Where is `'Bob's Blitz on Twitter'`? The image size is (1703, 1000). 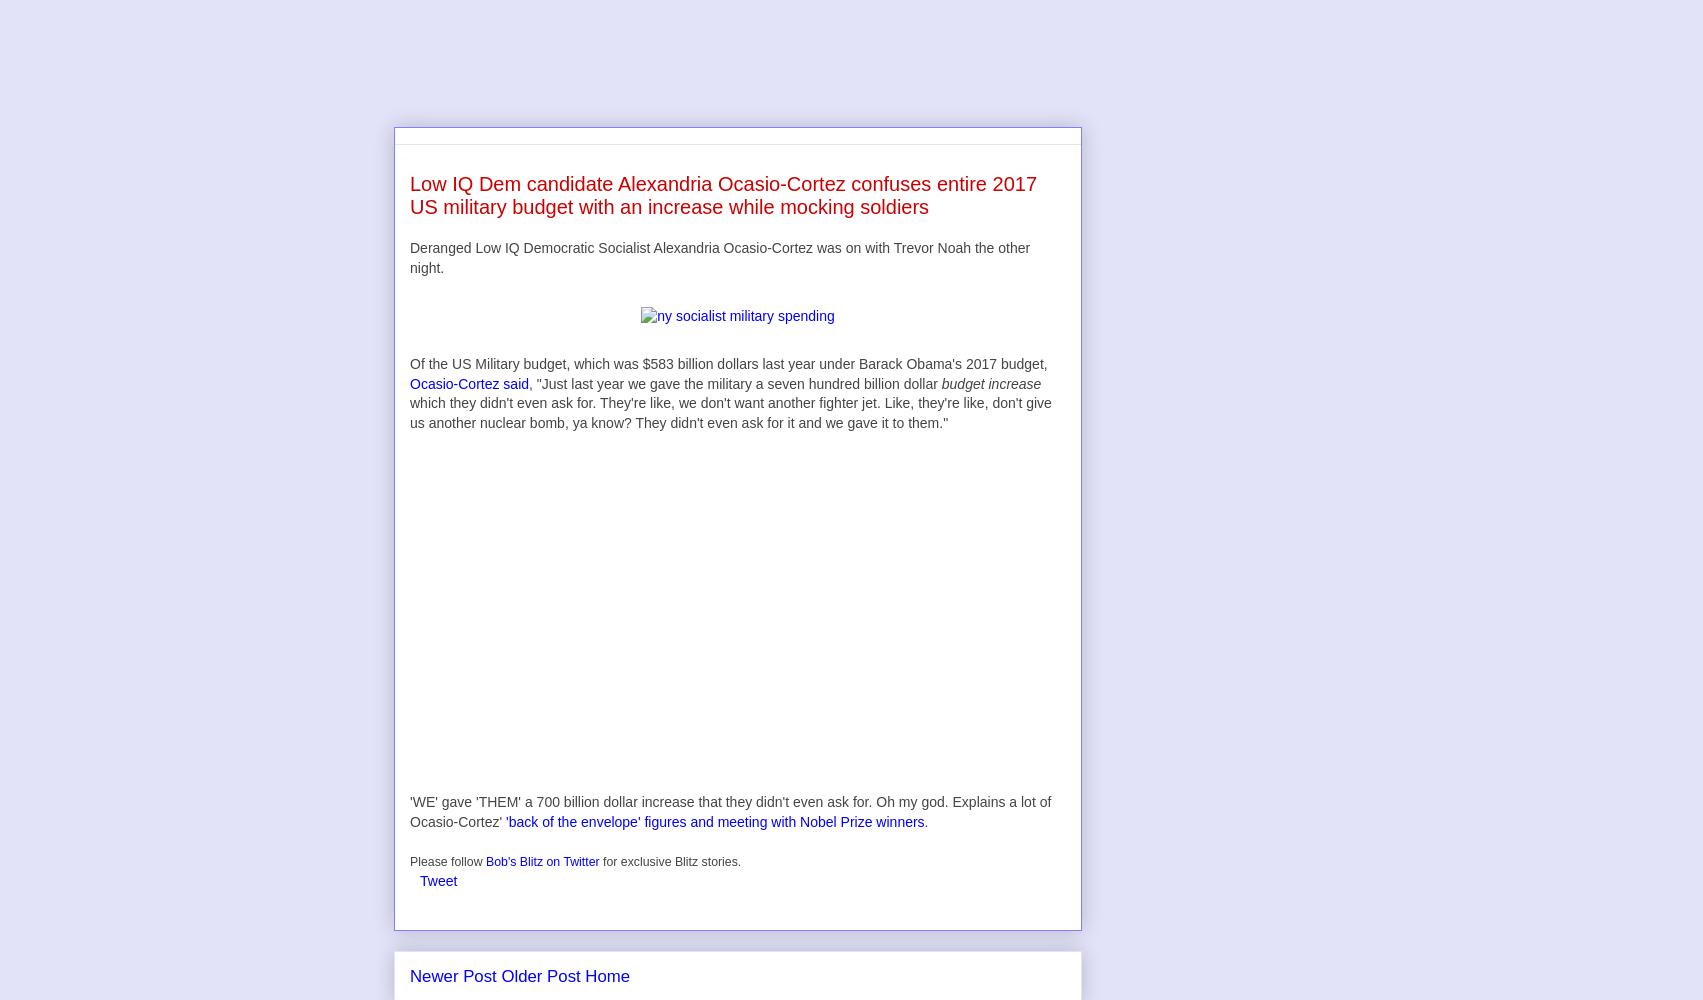 'Bob's Blitz on Twitter' is located at coordinates (541, 860).